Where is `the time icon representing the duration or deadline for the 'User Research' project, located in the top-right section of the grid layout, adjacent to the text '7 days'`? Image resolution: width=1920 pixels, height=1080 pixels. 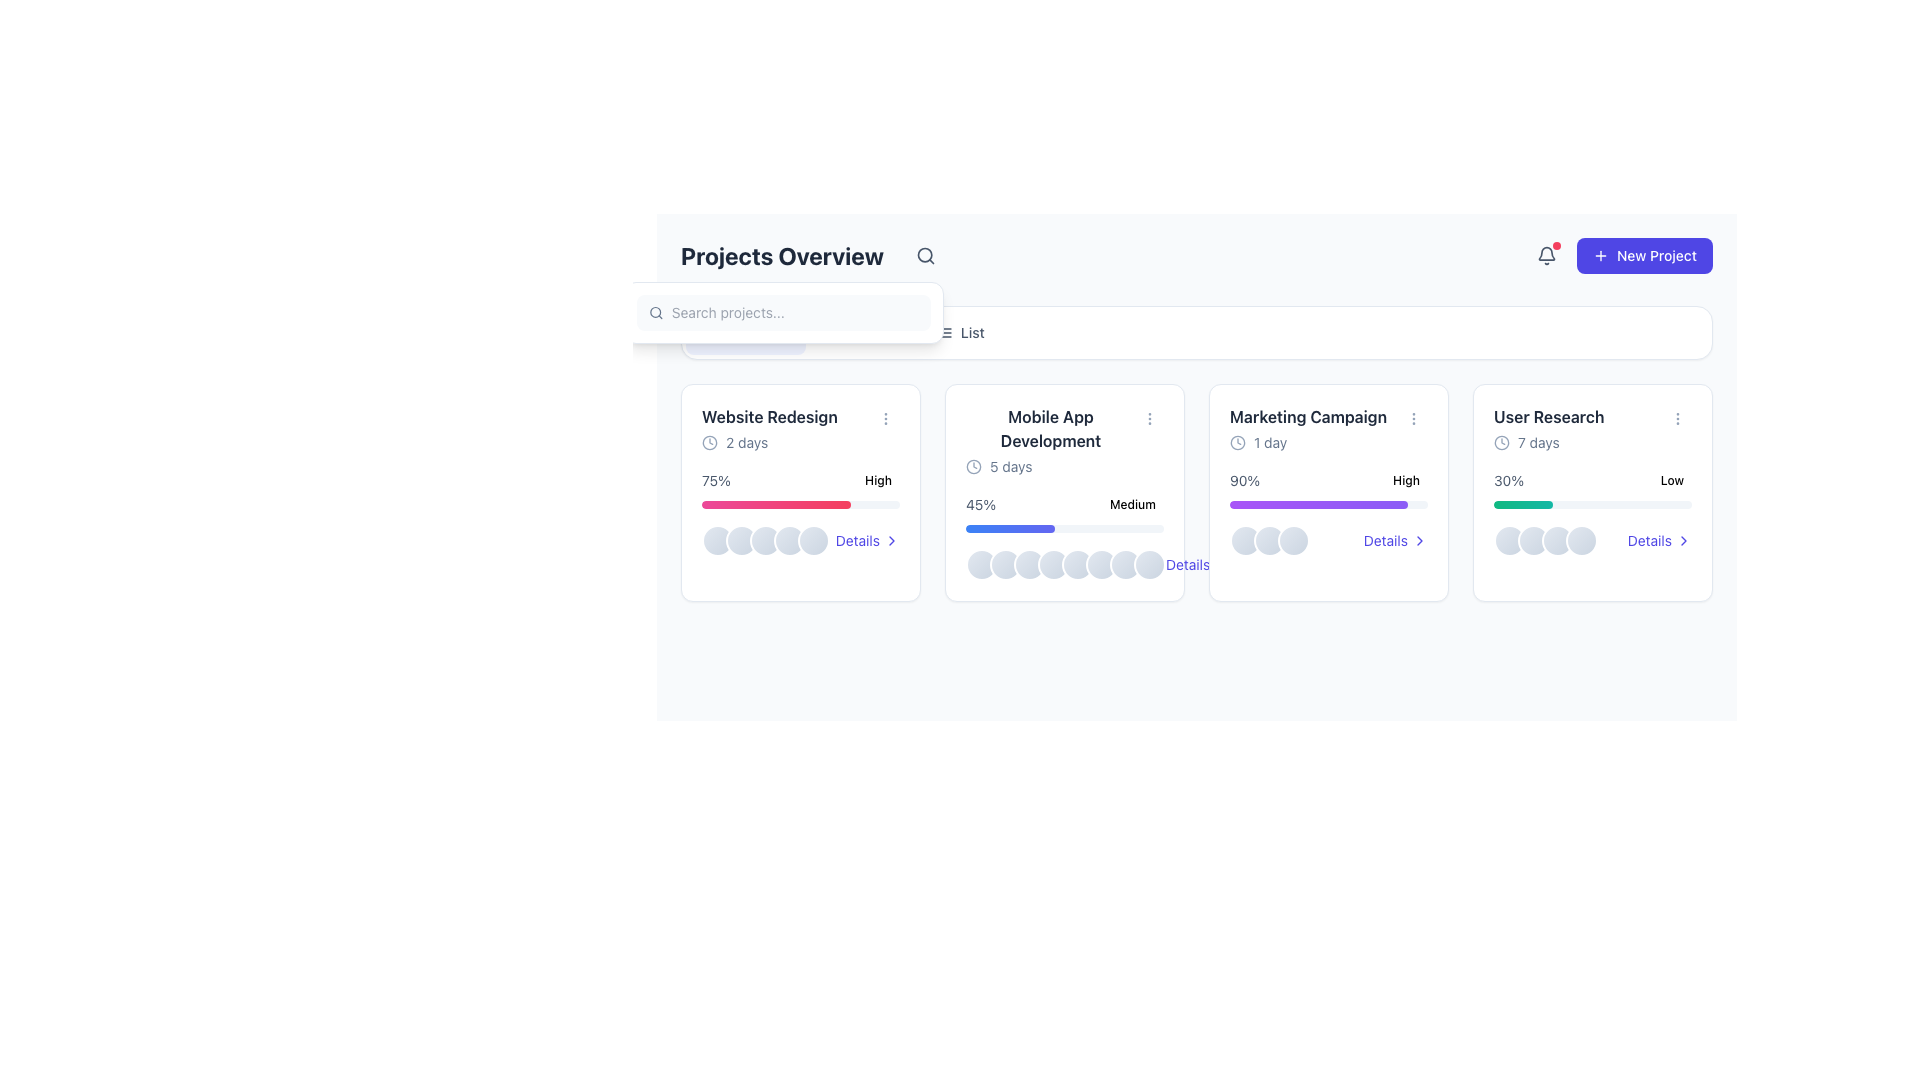
the time icon representing the duration or deadline for the 'User Research' project, located in the top-right section of the grid layout, adjacent to the text '7 days' is located at coordinates (1502, 442).